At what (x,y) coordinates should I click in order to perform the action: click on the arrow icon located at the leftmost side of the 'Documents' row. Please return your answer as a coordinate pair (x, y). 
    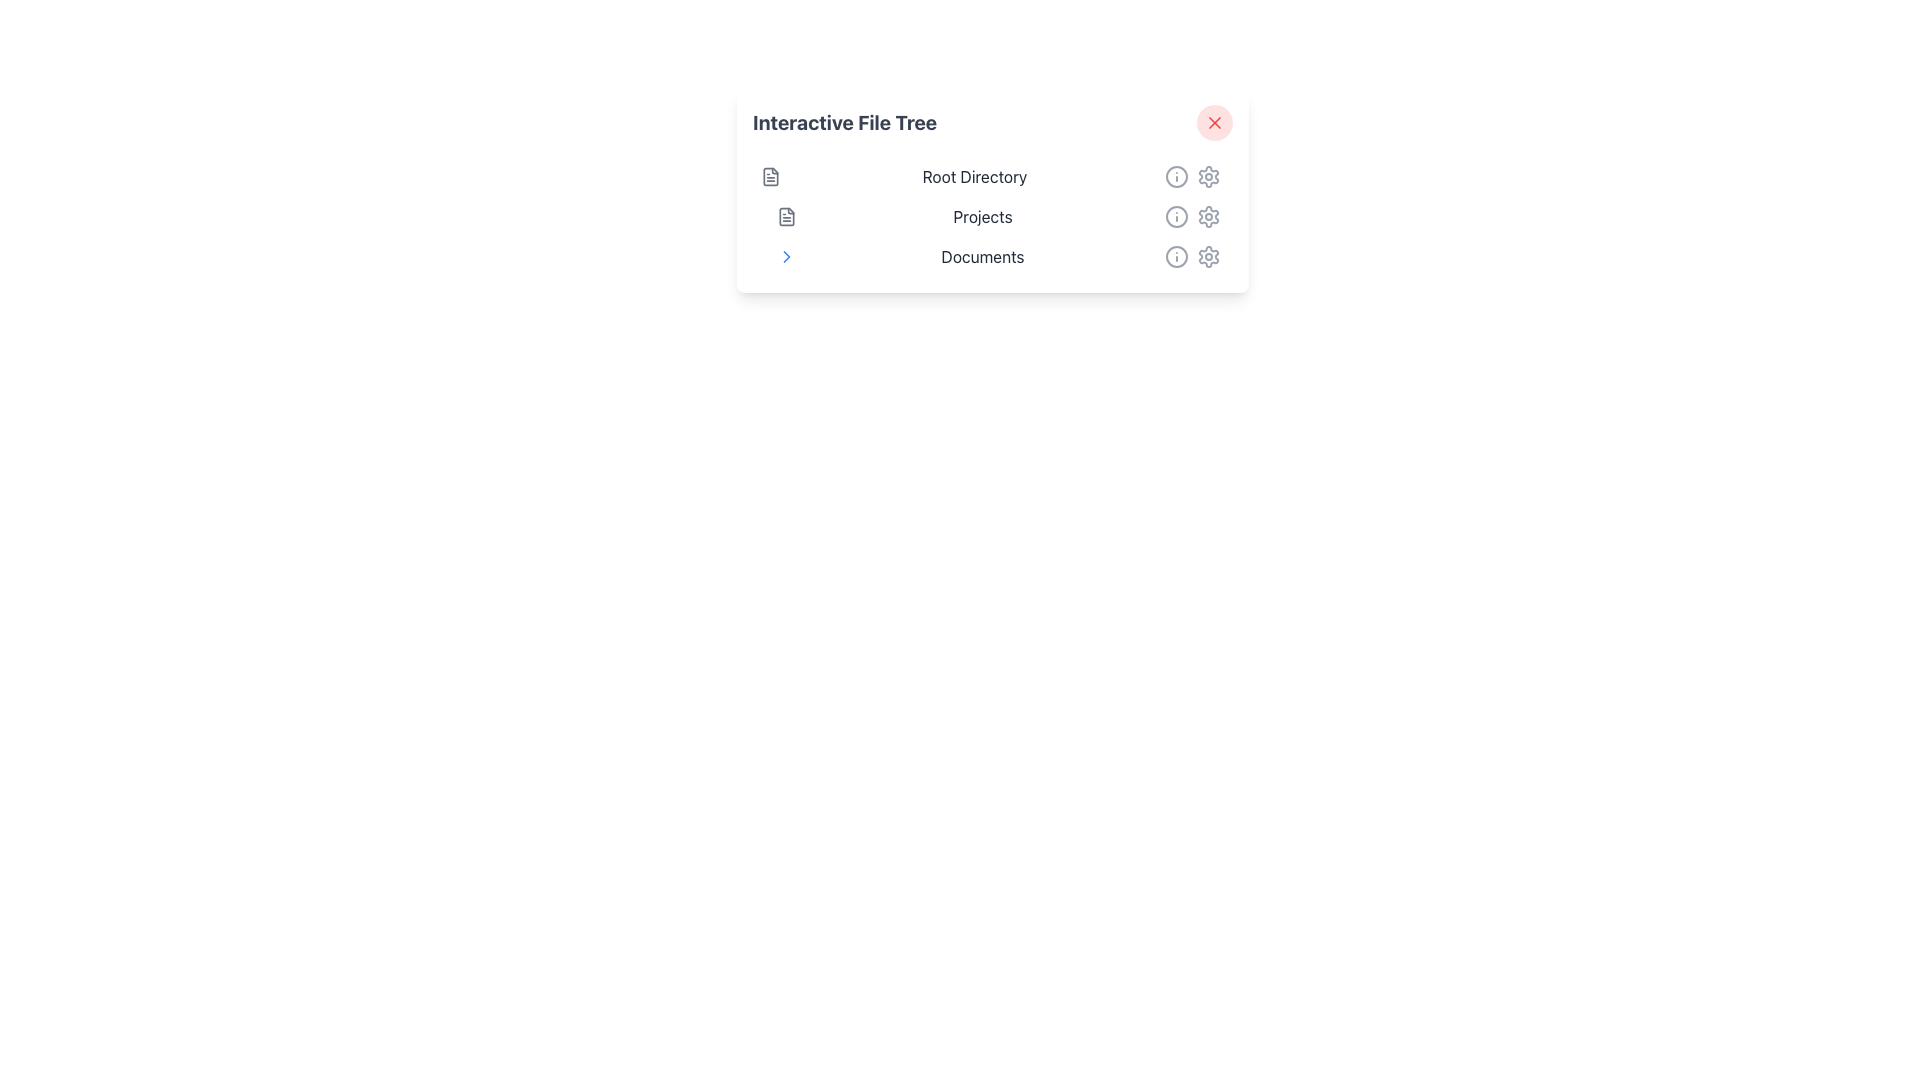
    Looking at the image, I should click on (786, 256).